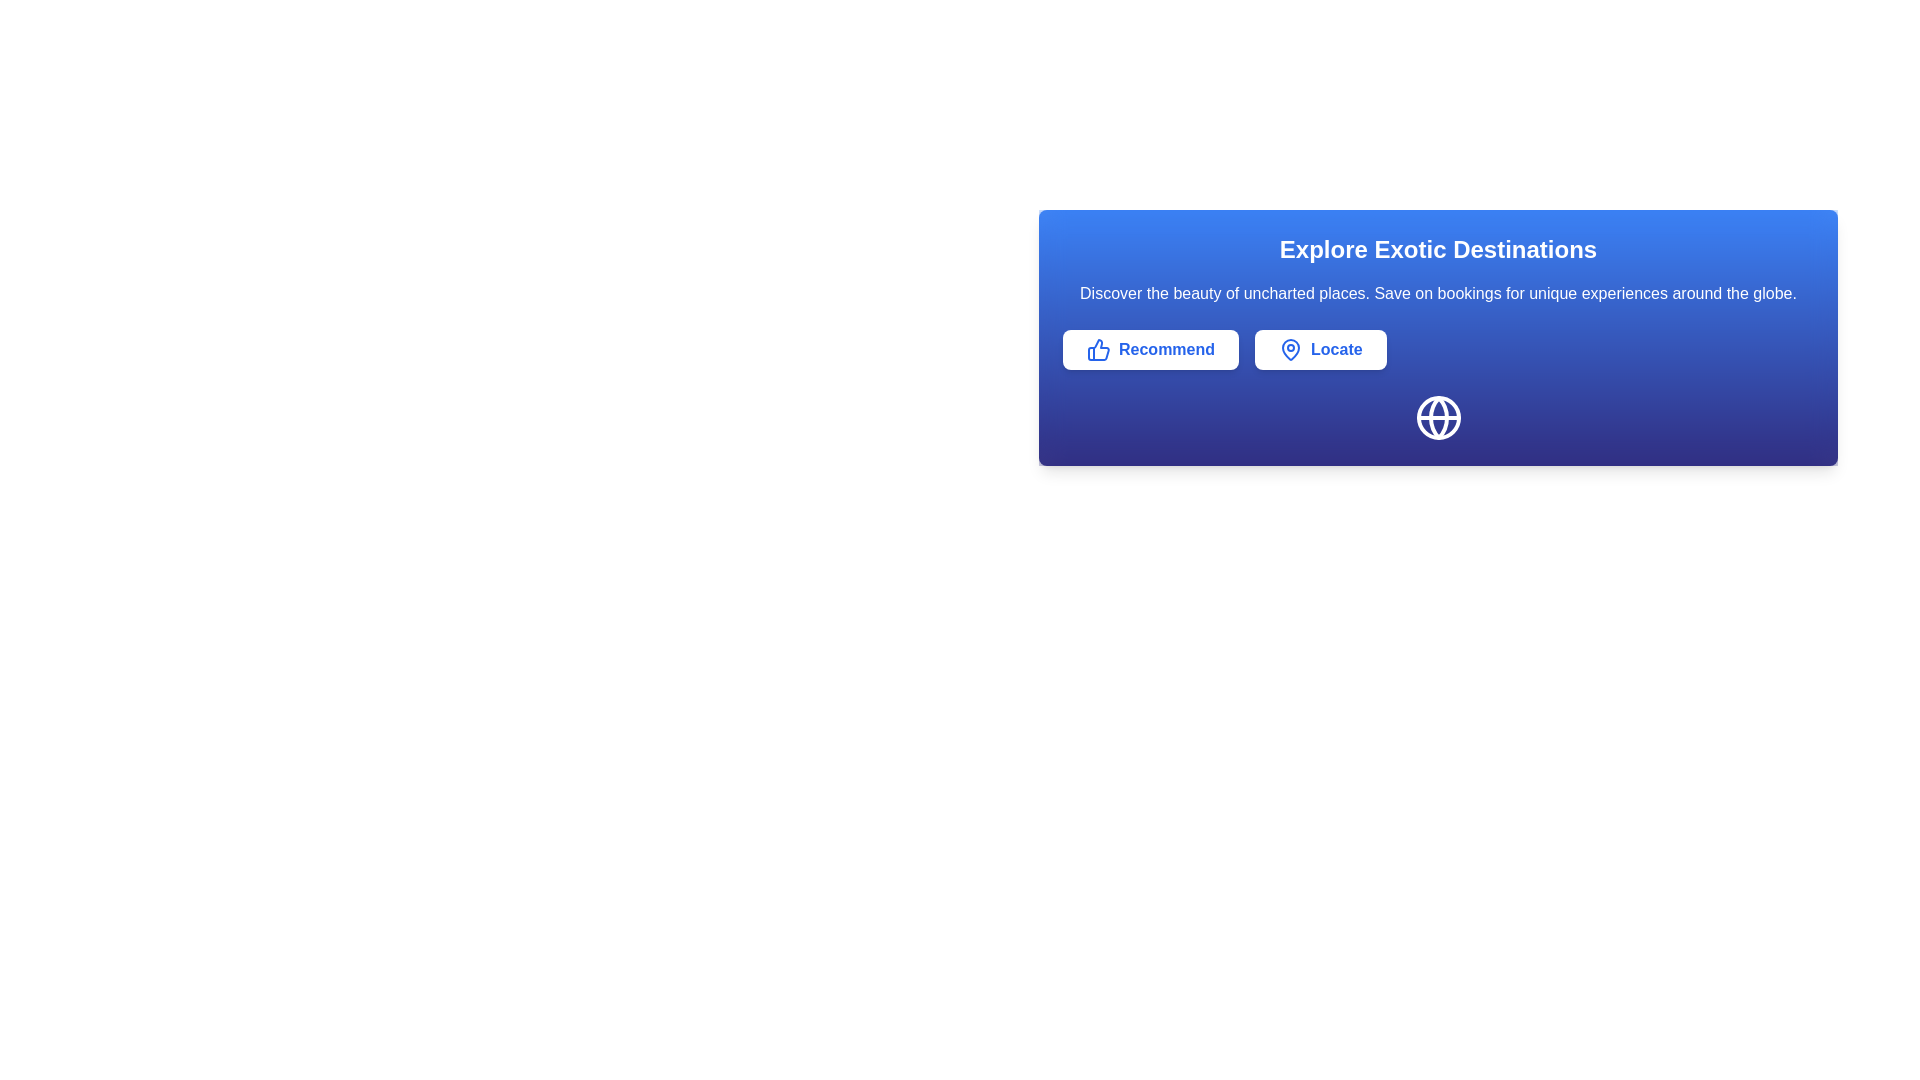 The image size is (1920, 1080). What do you see at coordinates (1437, 416) in the screenshot?
I see `the decorative globe icon located in the bottom section of the panel, which represents travel and exploration` at bounding box center [1437, 416].